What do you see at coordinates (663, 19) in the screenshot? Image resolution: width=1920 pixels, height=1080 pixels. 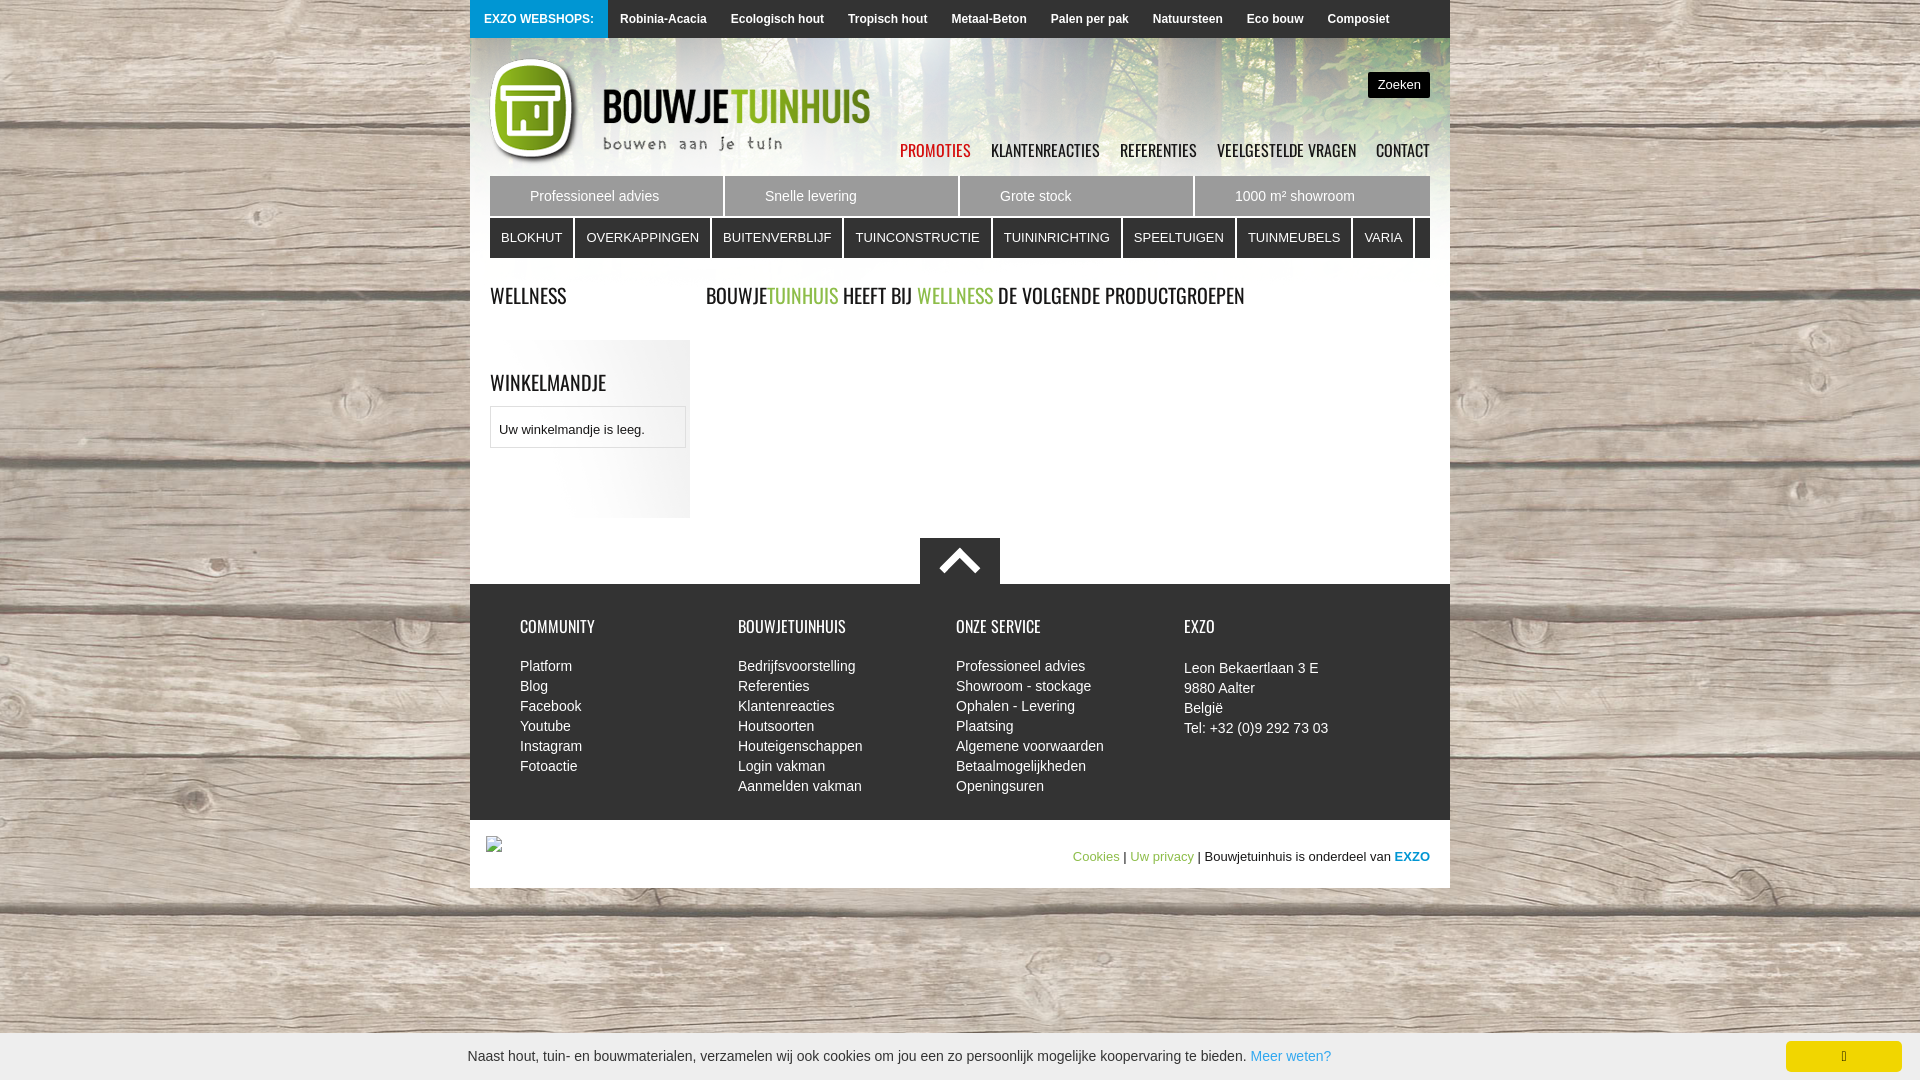 I see `'Robinia-Acacia'` at bounding box center [663, 19].